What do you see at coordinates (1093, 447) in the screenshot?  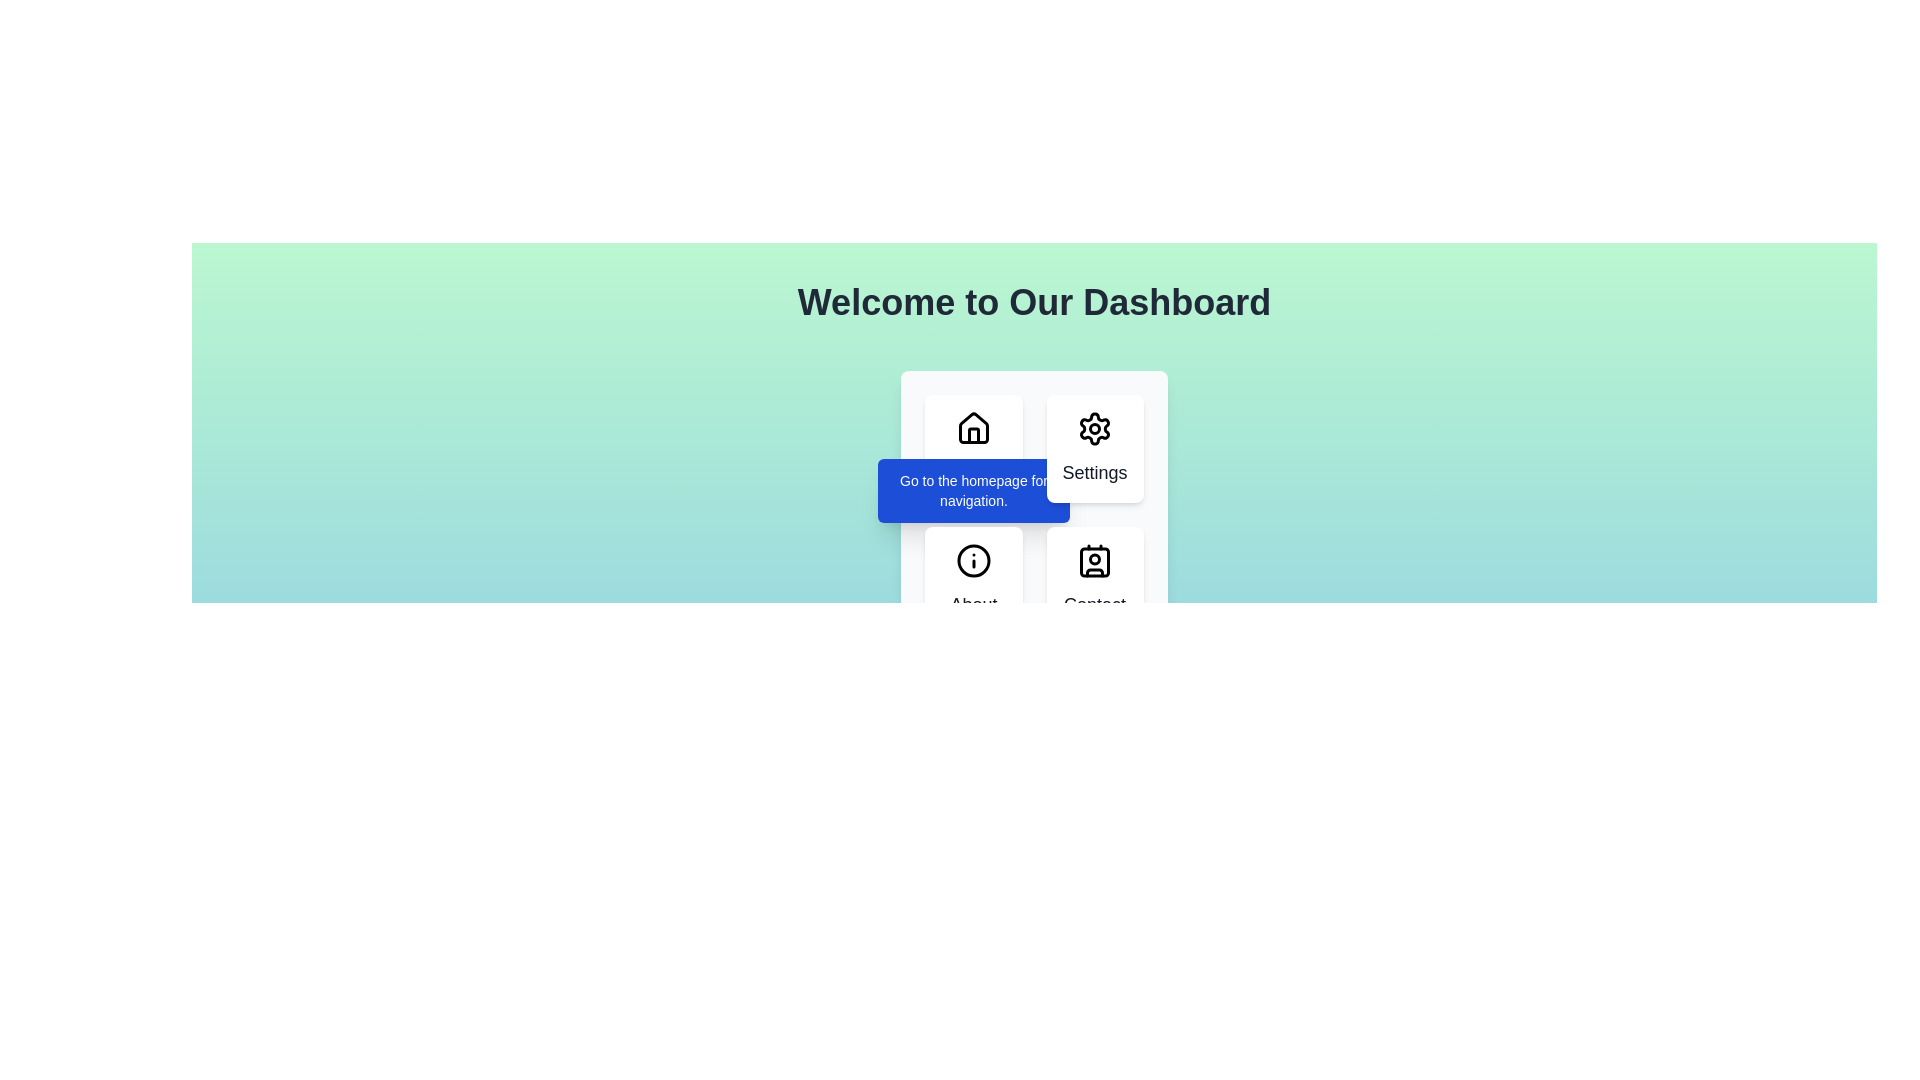 I see `the rectangular button with a white background and a gear icon above the text 'Settings'` at bounding box center [1093, 447].